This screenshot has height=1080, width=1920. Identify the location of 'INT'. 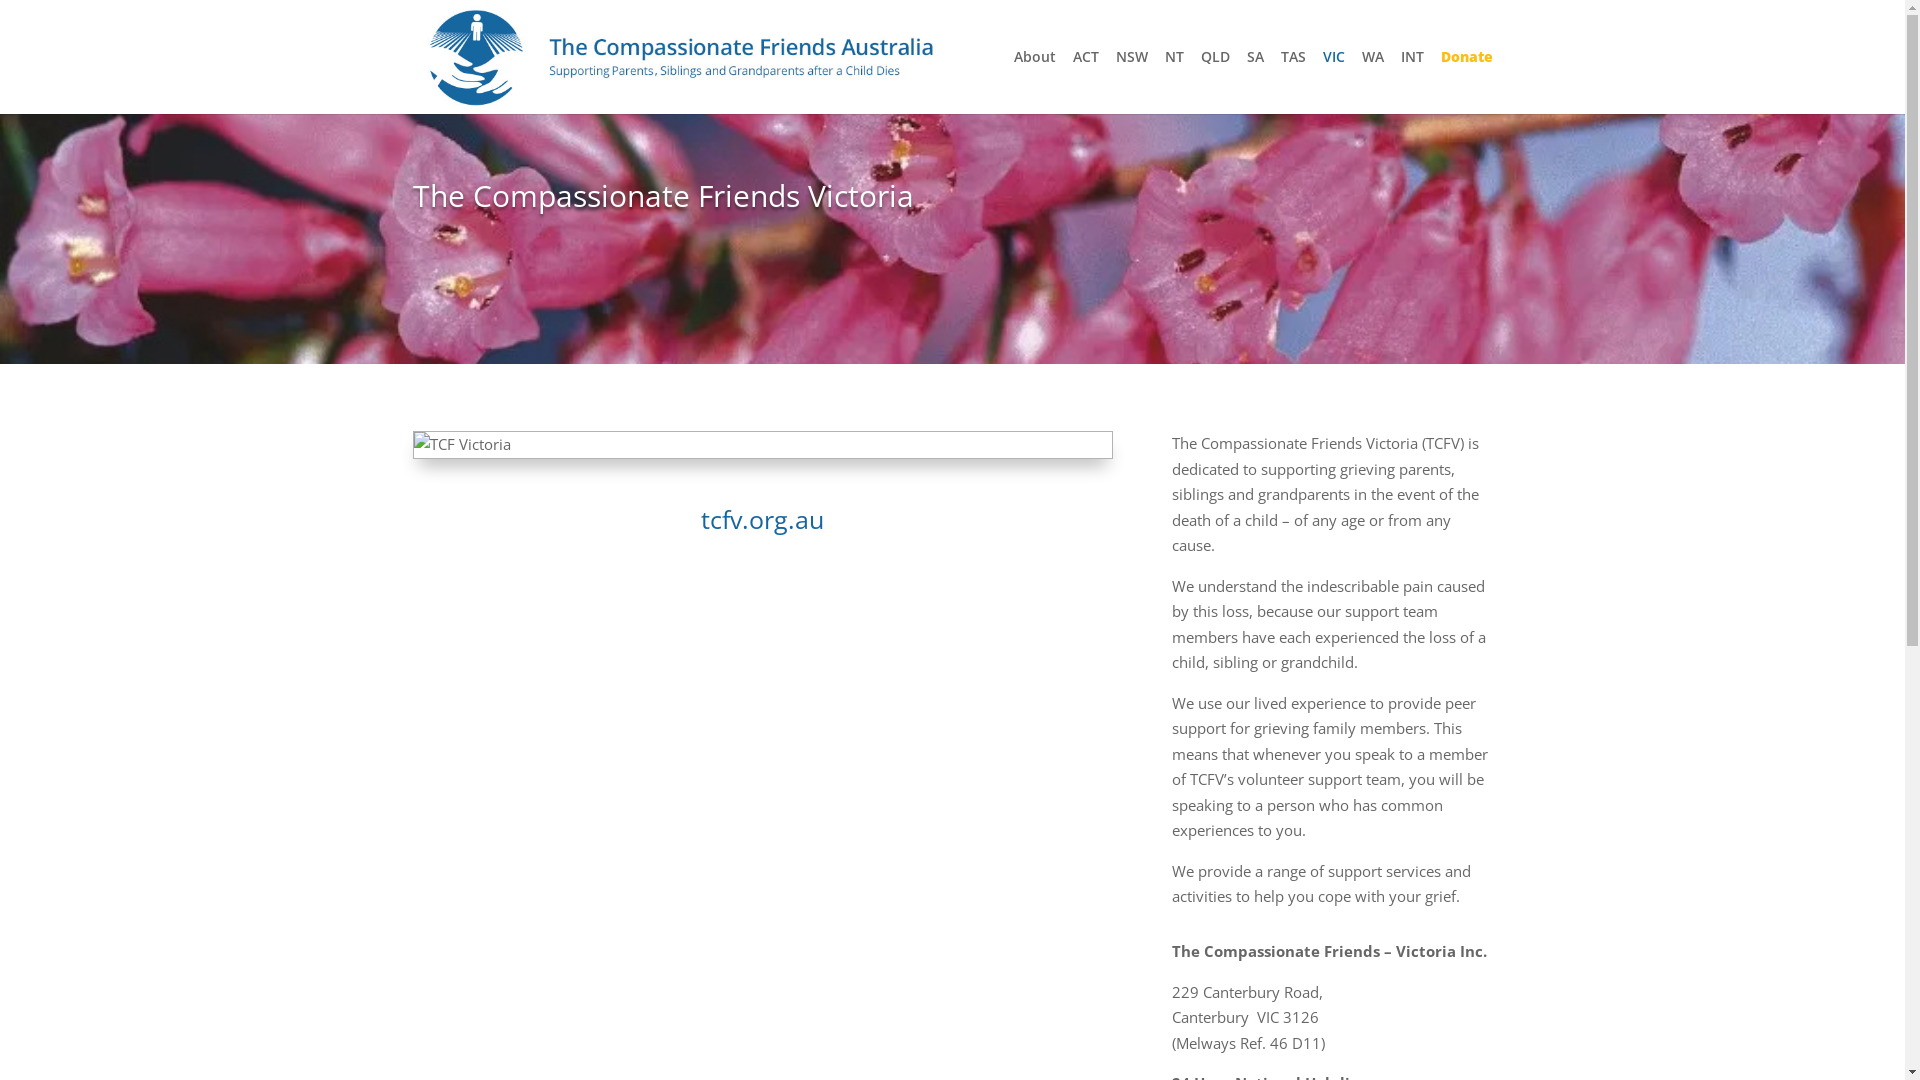
(1410, 80).